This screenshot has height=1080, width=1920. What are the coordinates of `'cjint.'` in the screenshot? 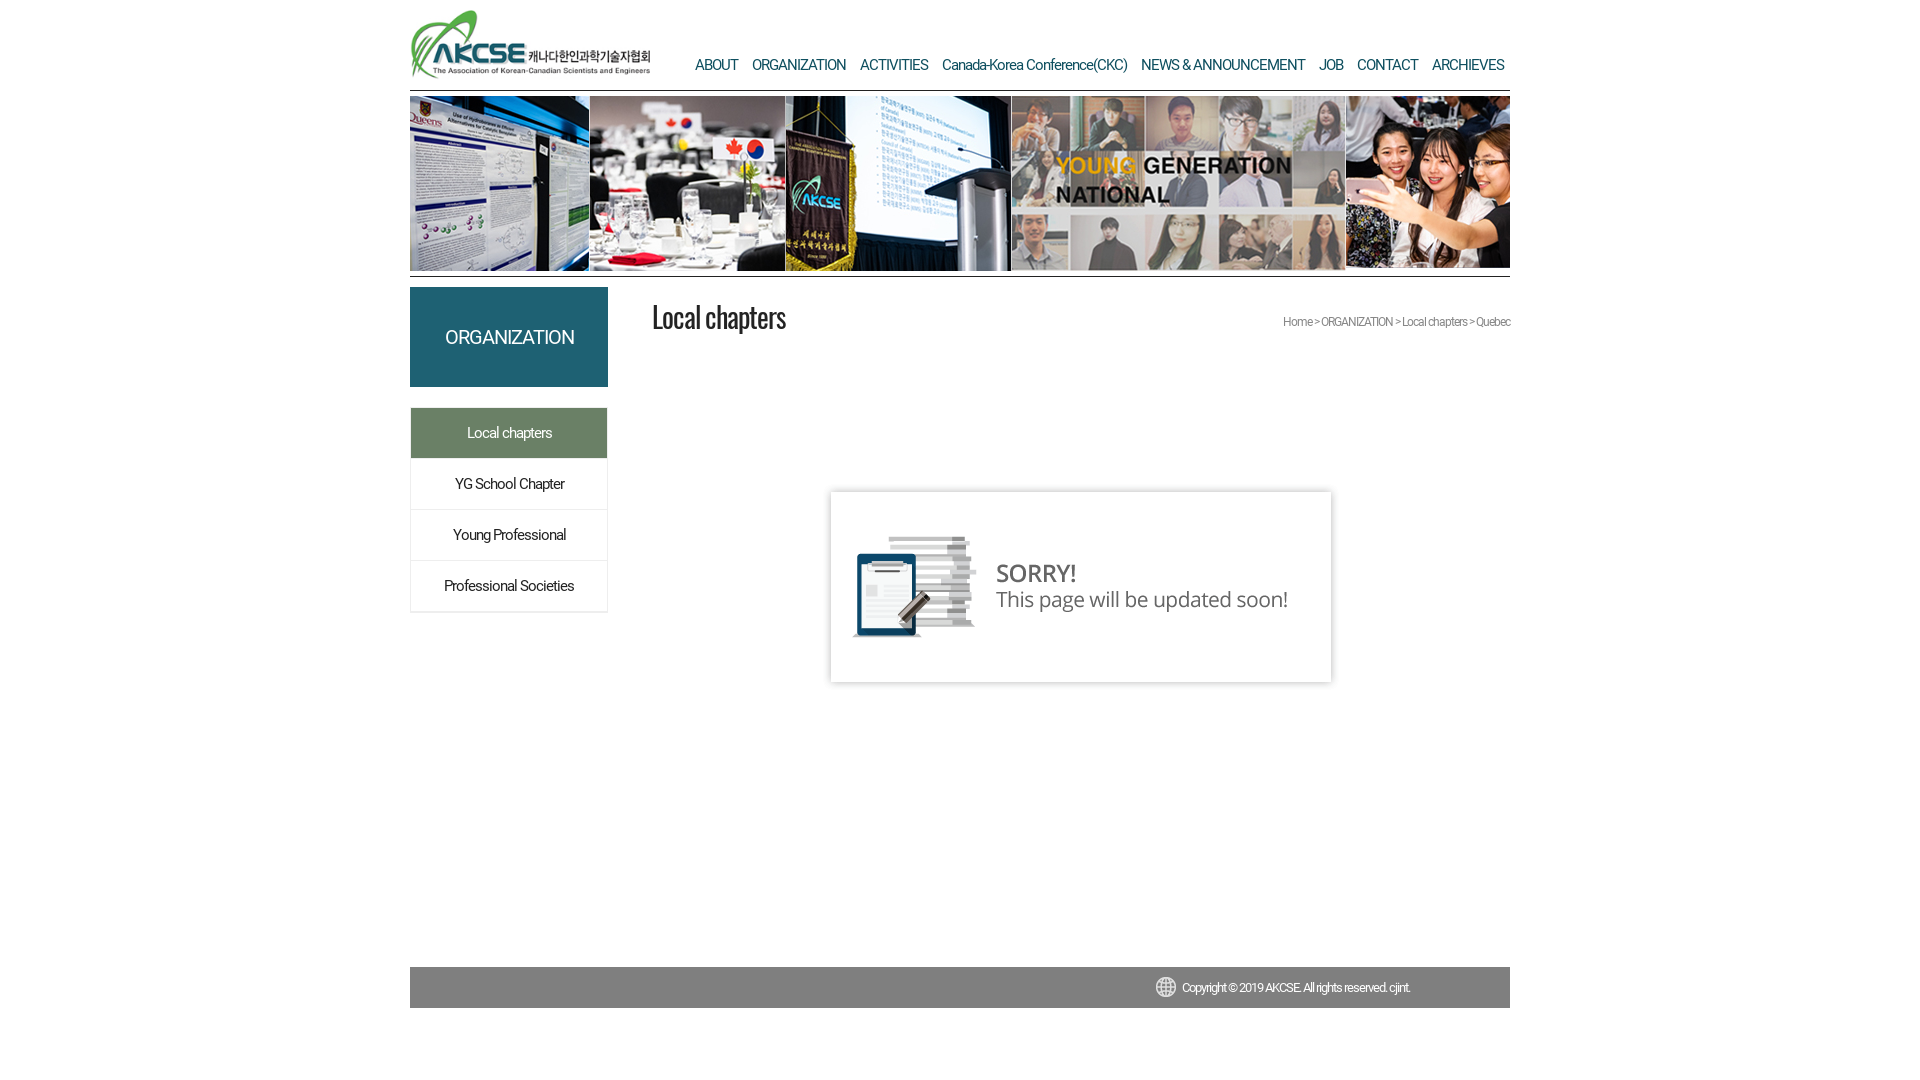 It's located at (1398, 986).